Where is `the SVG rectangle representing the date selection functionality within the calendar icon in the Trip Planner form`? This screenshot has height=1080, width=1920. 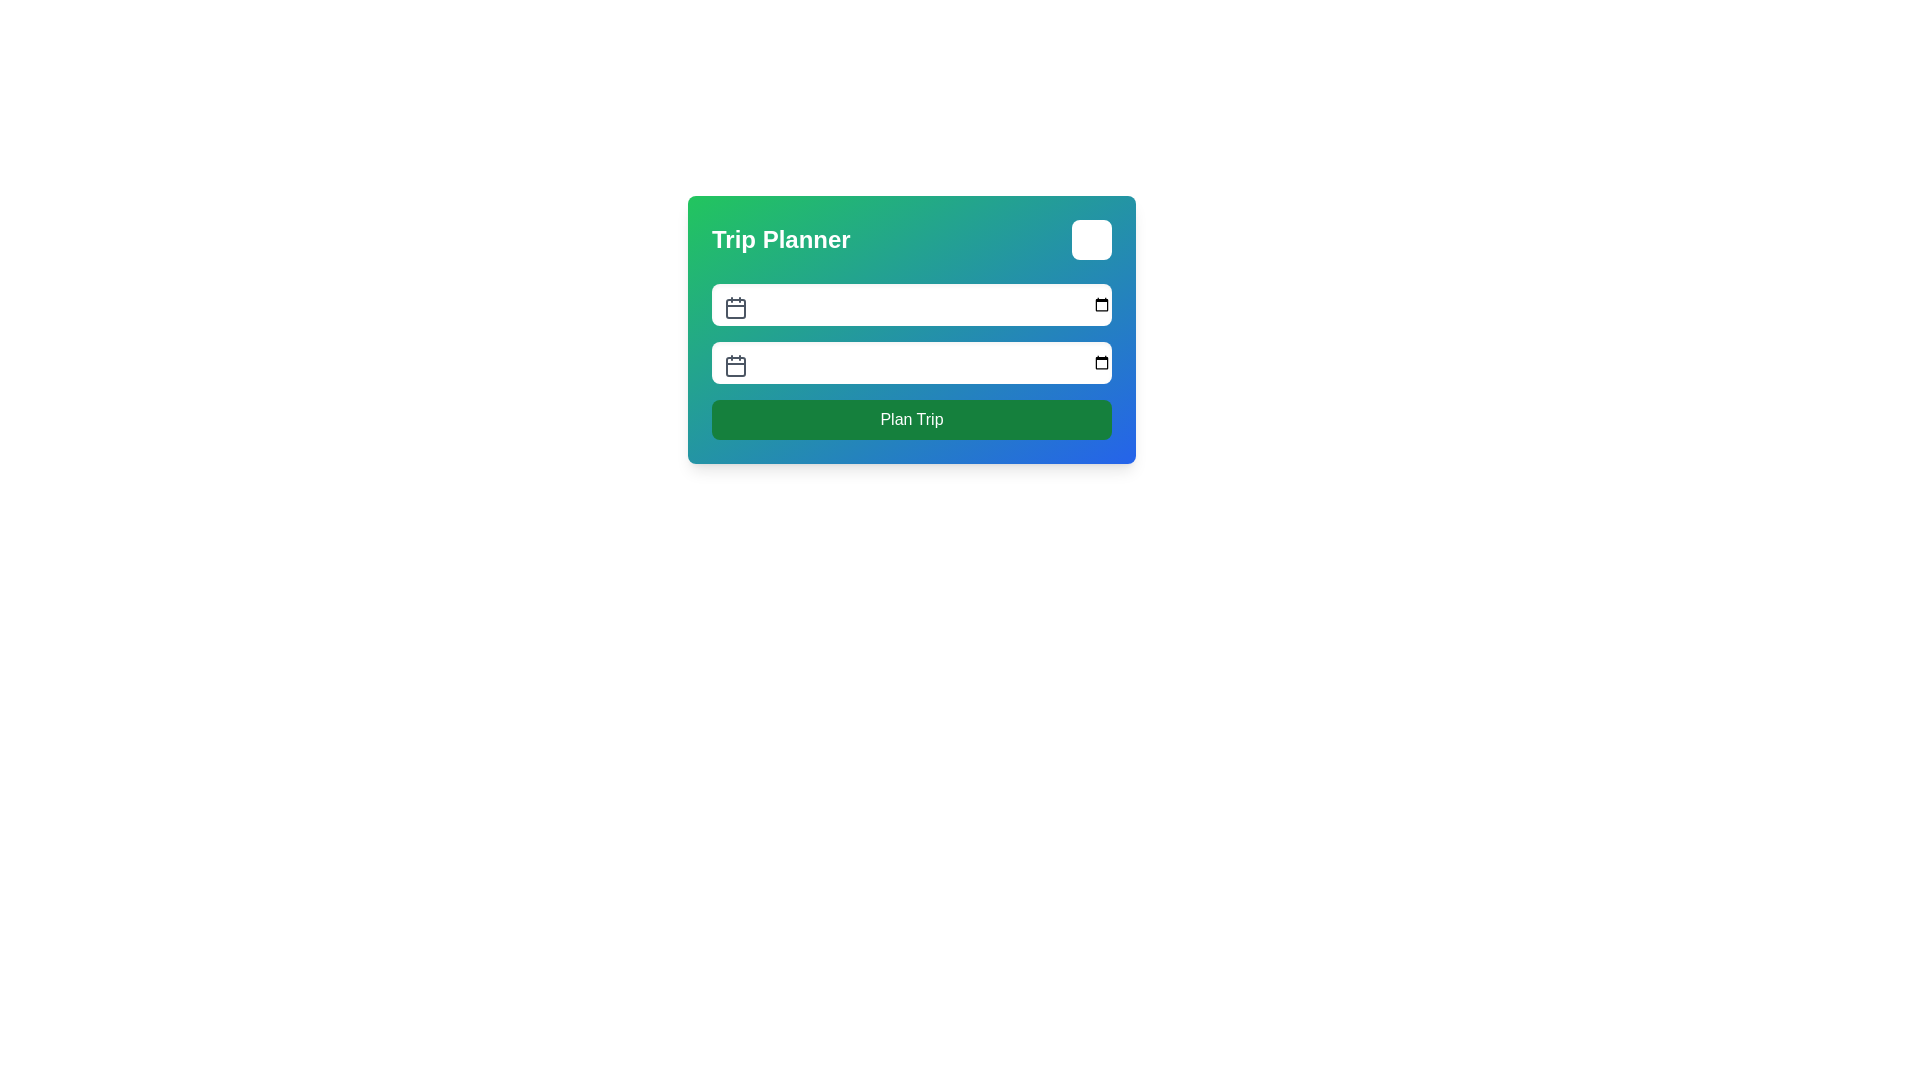
the SVG rectangle representing the date selection functionality within the calendar icon in the Trip Planner form is located at coordinates (734, 308).